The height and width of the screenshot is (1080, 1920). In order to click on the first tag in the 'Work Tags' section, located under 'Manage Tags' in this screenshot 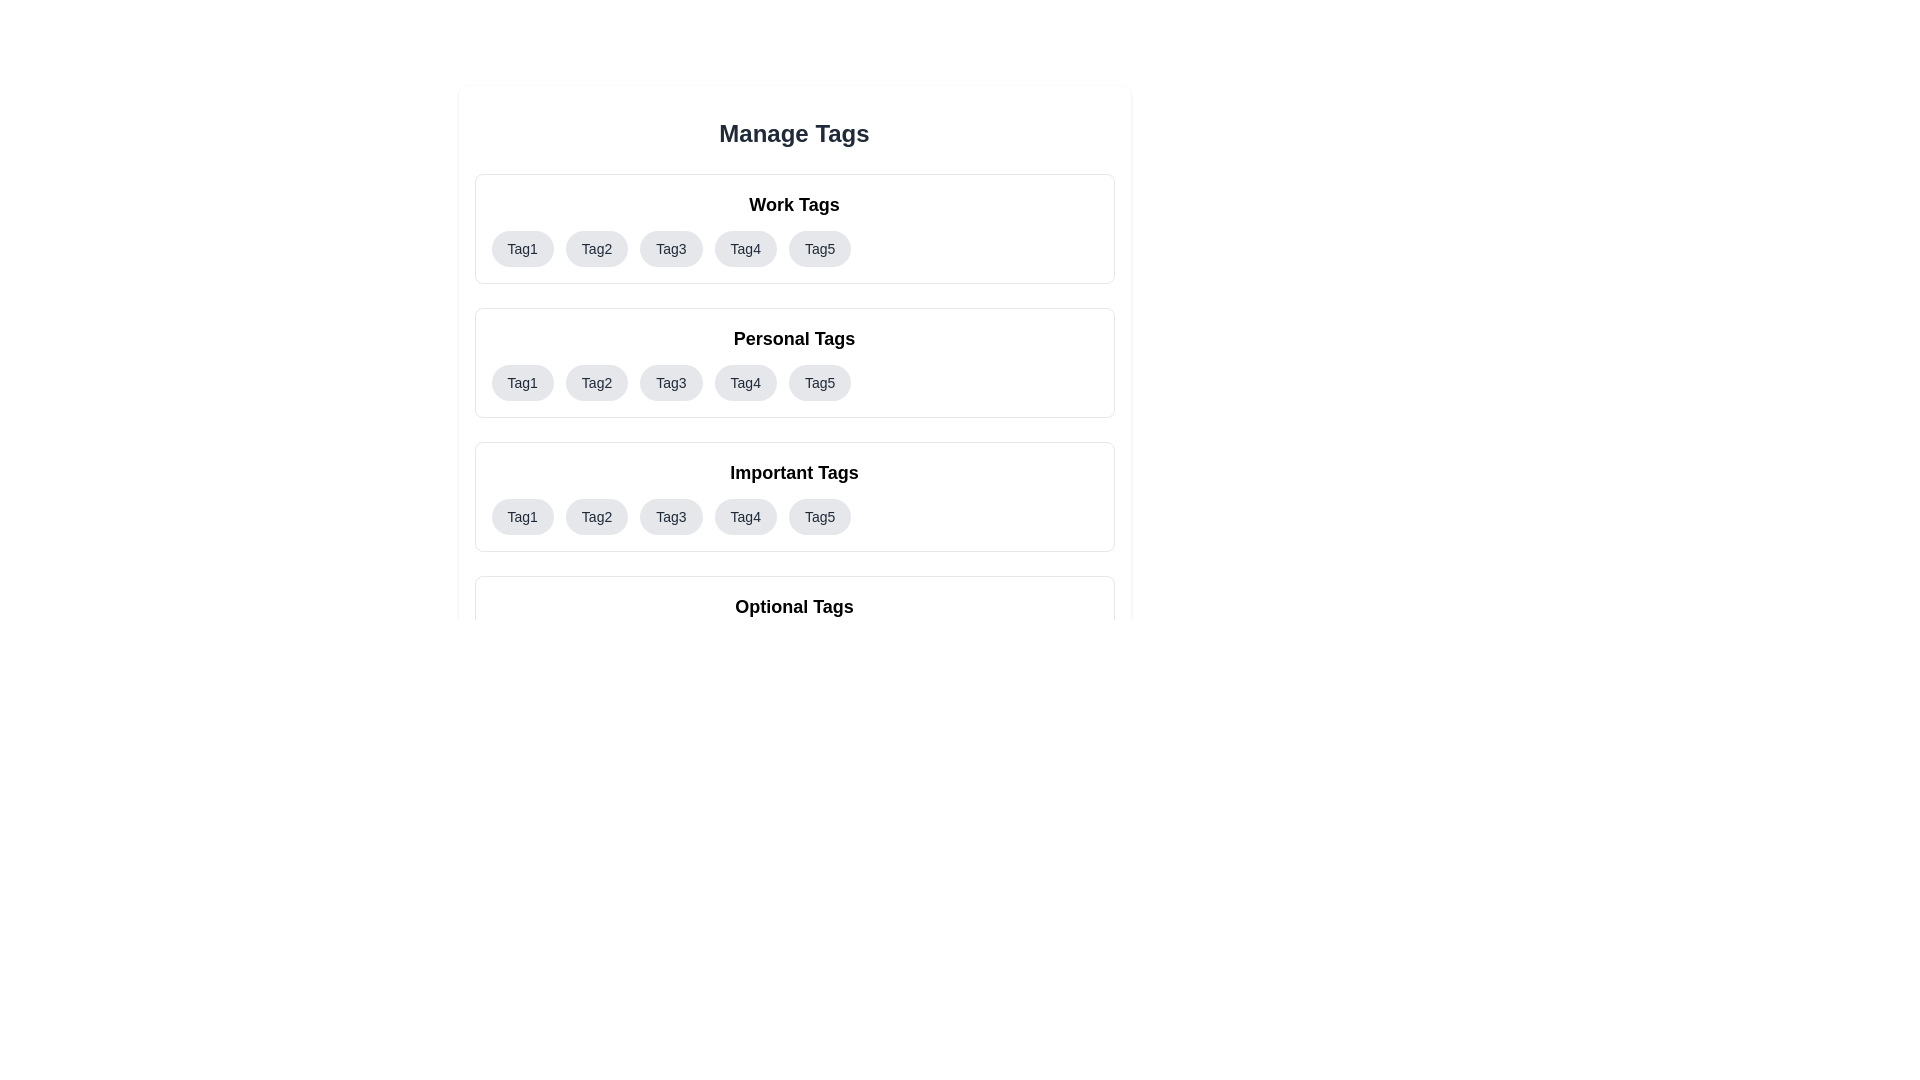, I will do `click(522, 248)`.